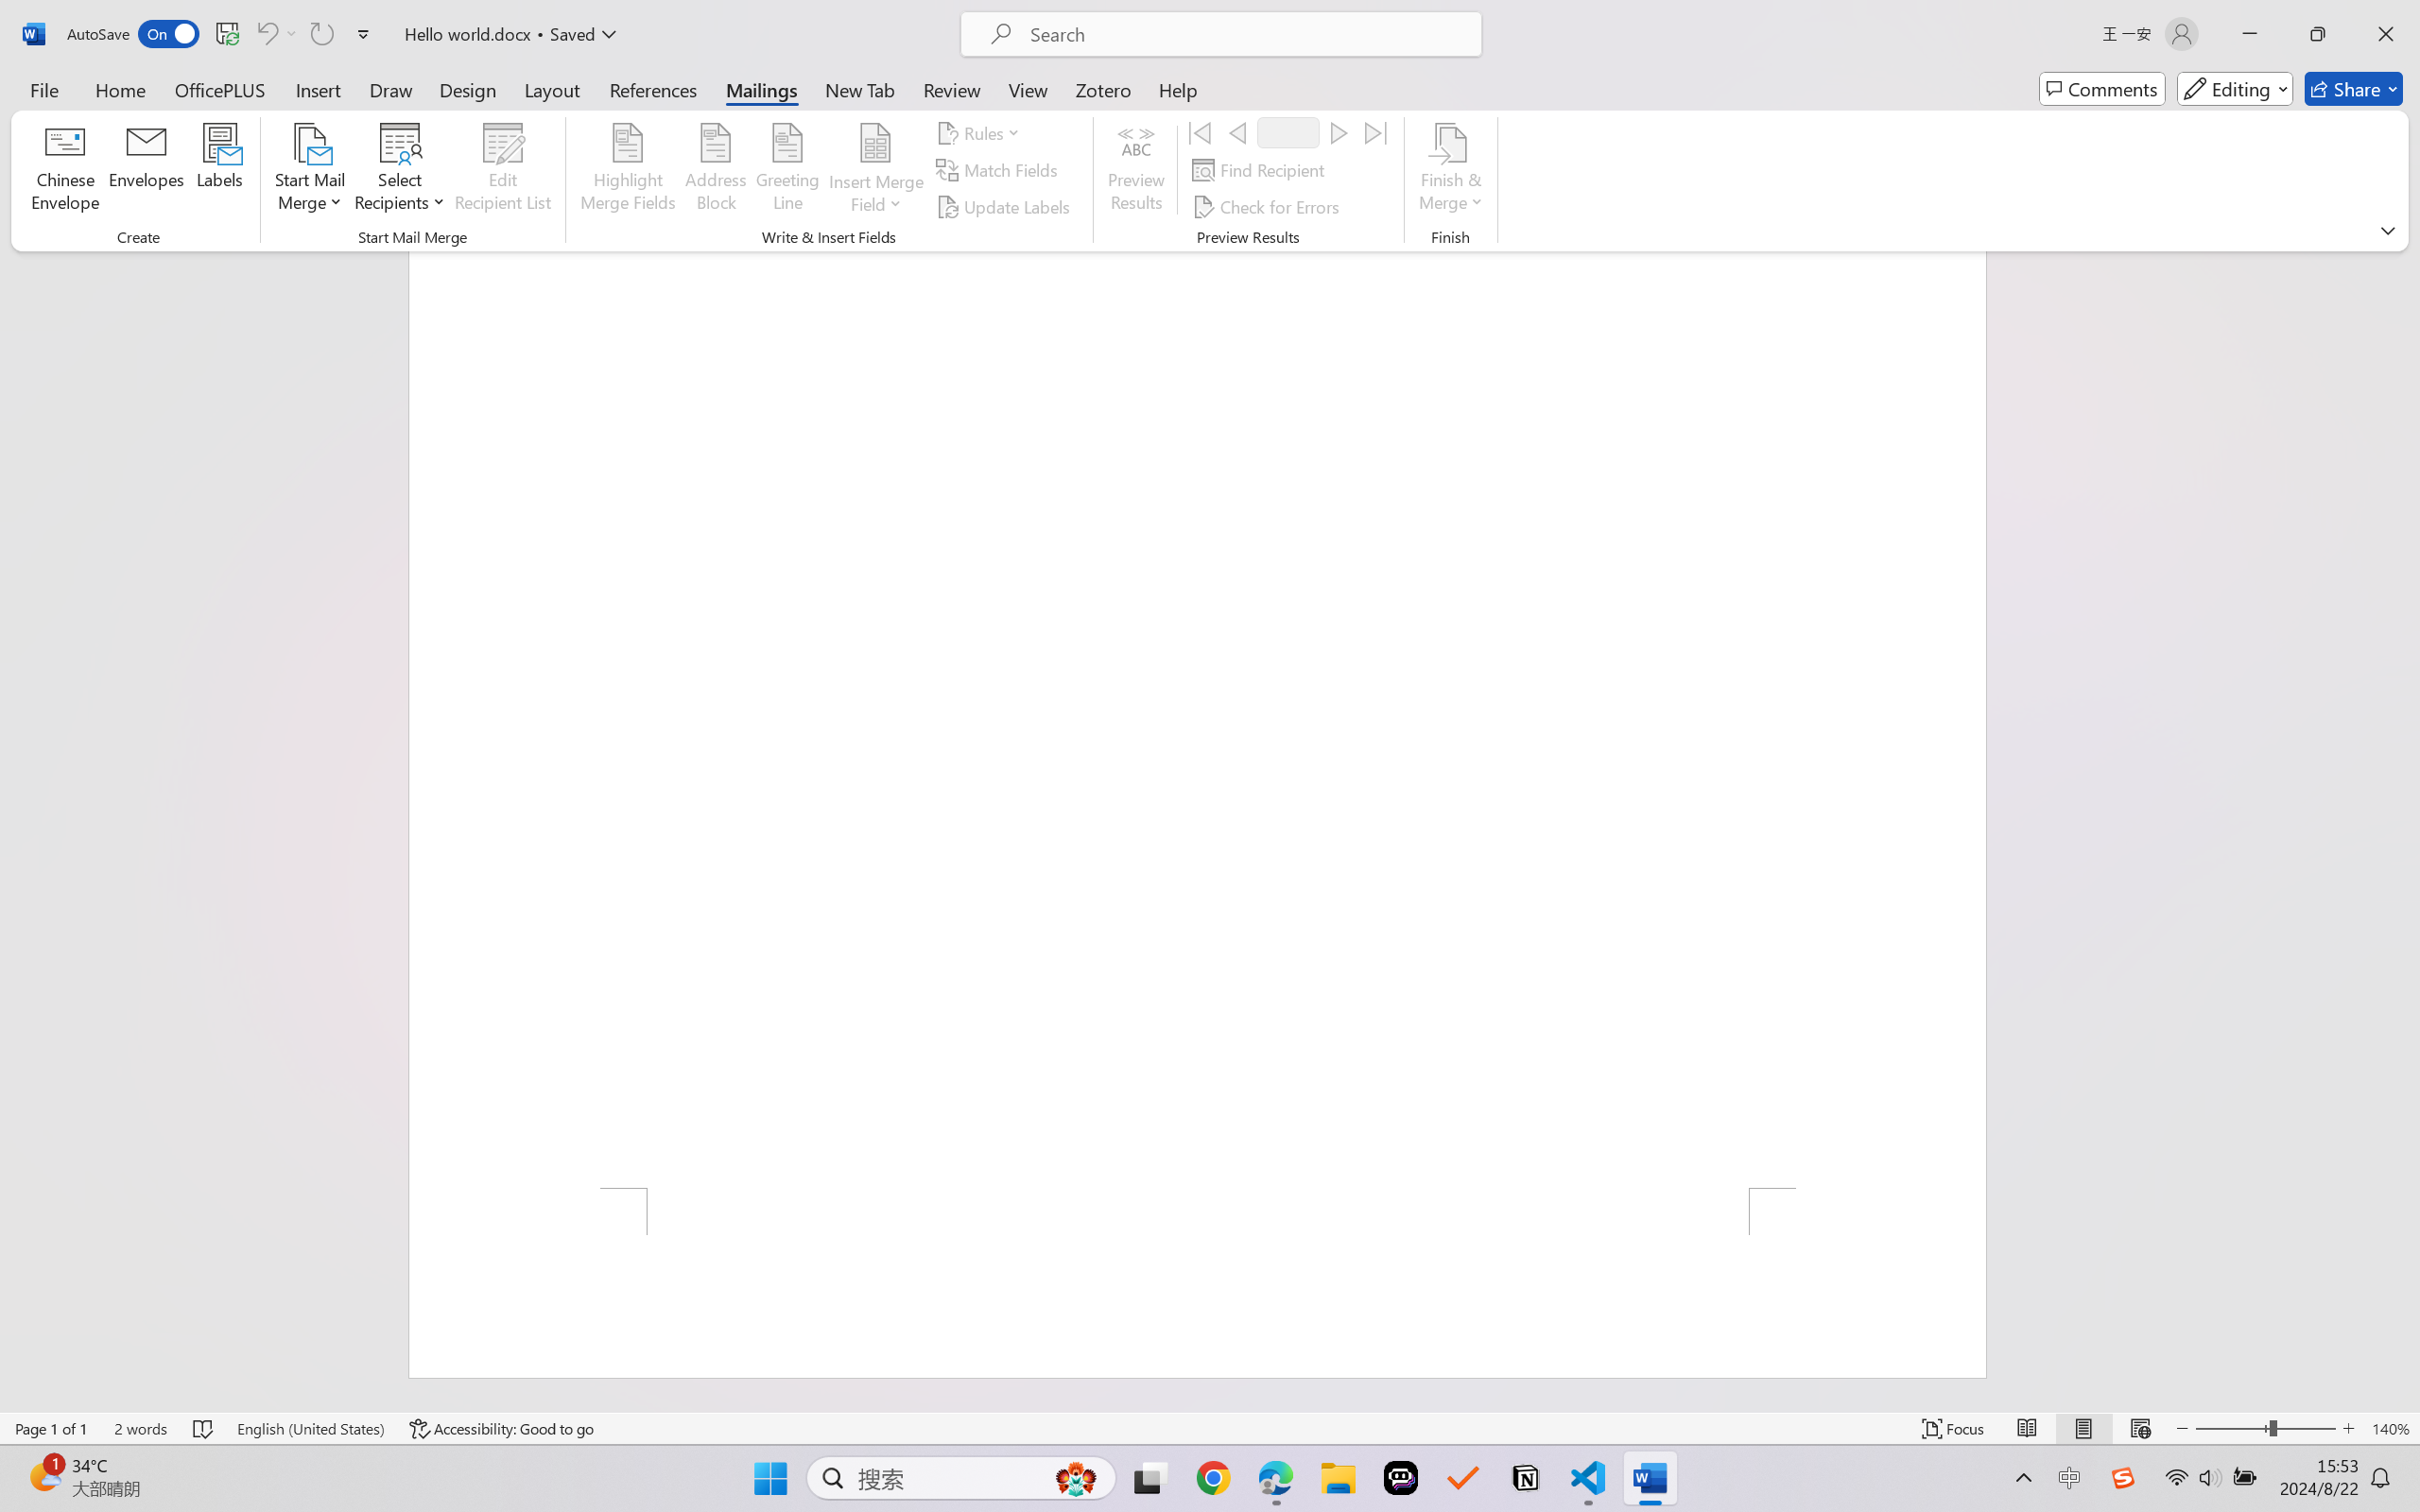  I want to click on 'Accessibility Checker Accessibility: Good to go', so click(501, 1428).